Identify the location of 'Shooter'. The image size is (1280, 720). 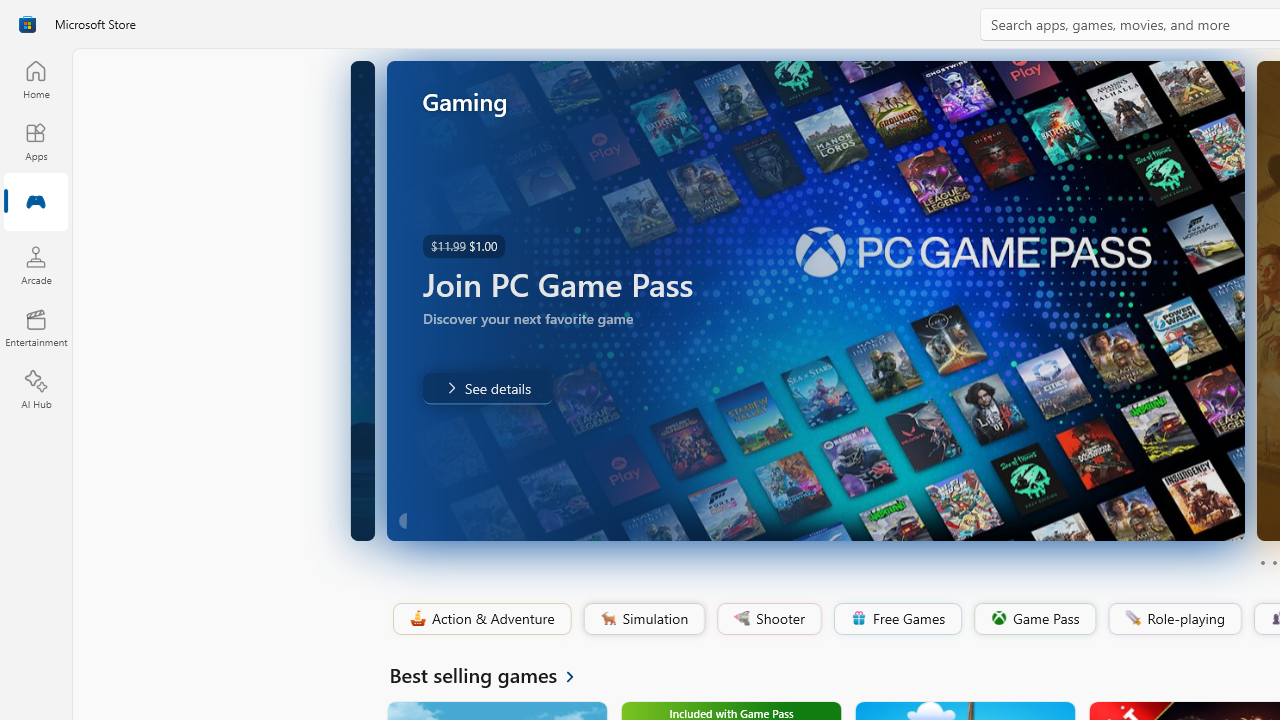
(767, 618).